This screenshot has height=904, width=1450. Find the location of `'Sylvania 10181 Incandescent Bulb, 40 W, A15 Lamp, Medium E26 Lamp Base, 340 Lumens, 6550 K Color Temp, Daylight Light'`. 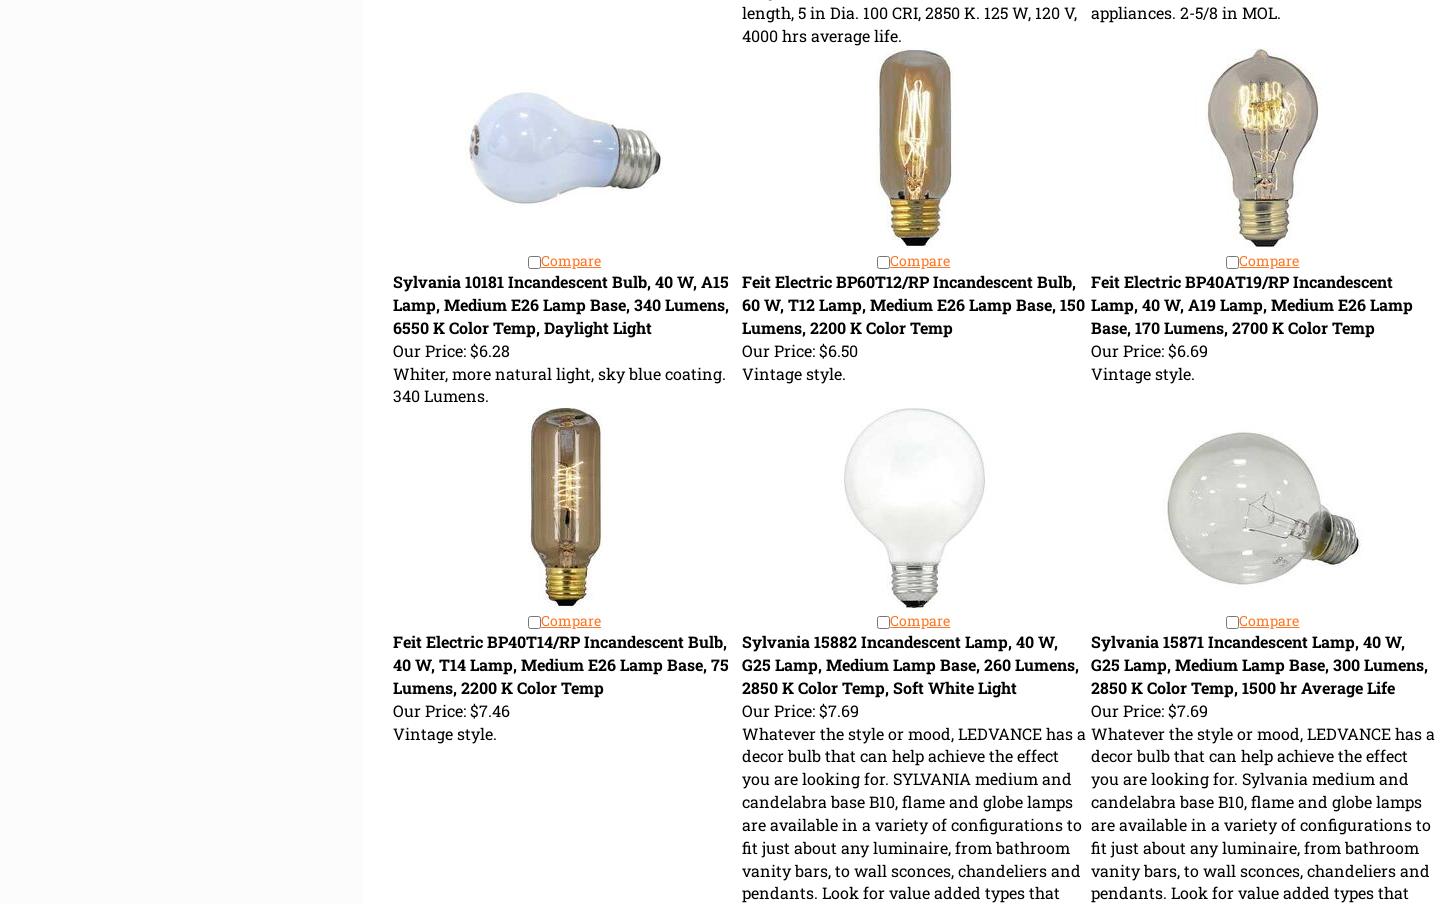

'Sylvania 10181 Incandescent Bulb, 40 W, A15 Lamp, Medium E26 Lamp Base, 340 Lumens, 6550 K Color Temp, Daylight Light' is located at coordinates (559, 304).